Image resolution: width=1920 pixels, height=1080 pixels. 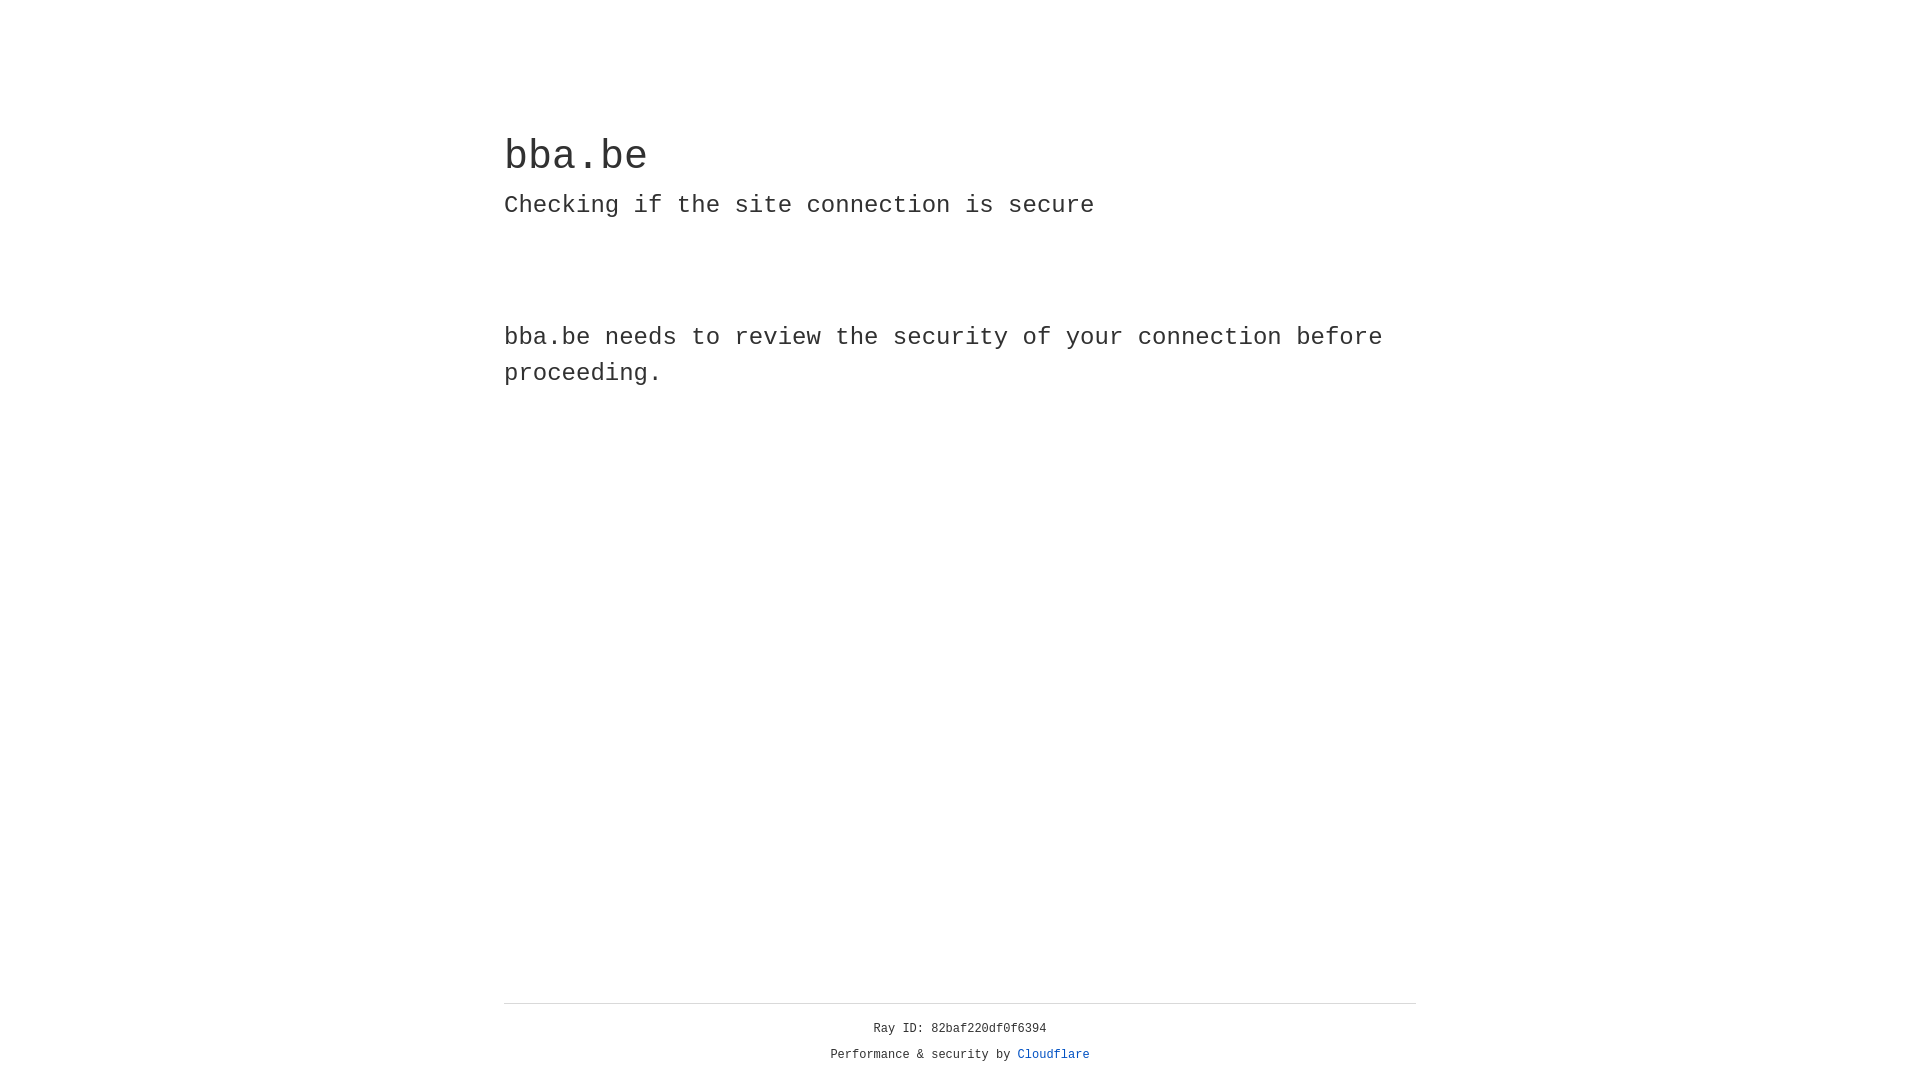 What do you see at coordinates (1053, 1054) in the screenshot?
I see `'Cloudflare'` at bounding box center [1053, 1054].